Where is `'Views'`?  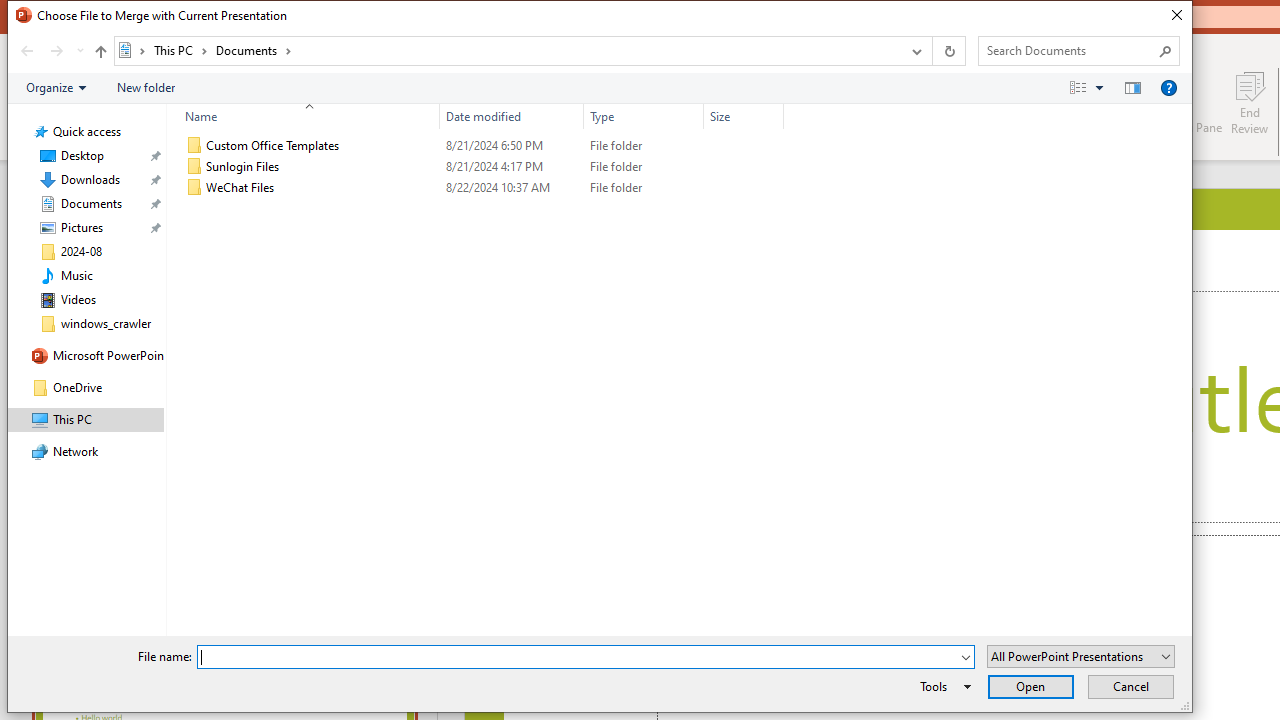
'Views' is located at coordinates (1090, 86).